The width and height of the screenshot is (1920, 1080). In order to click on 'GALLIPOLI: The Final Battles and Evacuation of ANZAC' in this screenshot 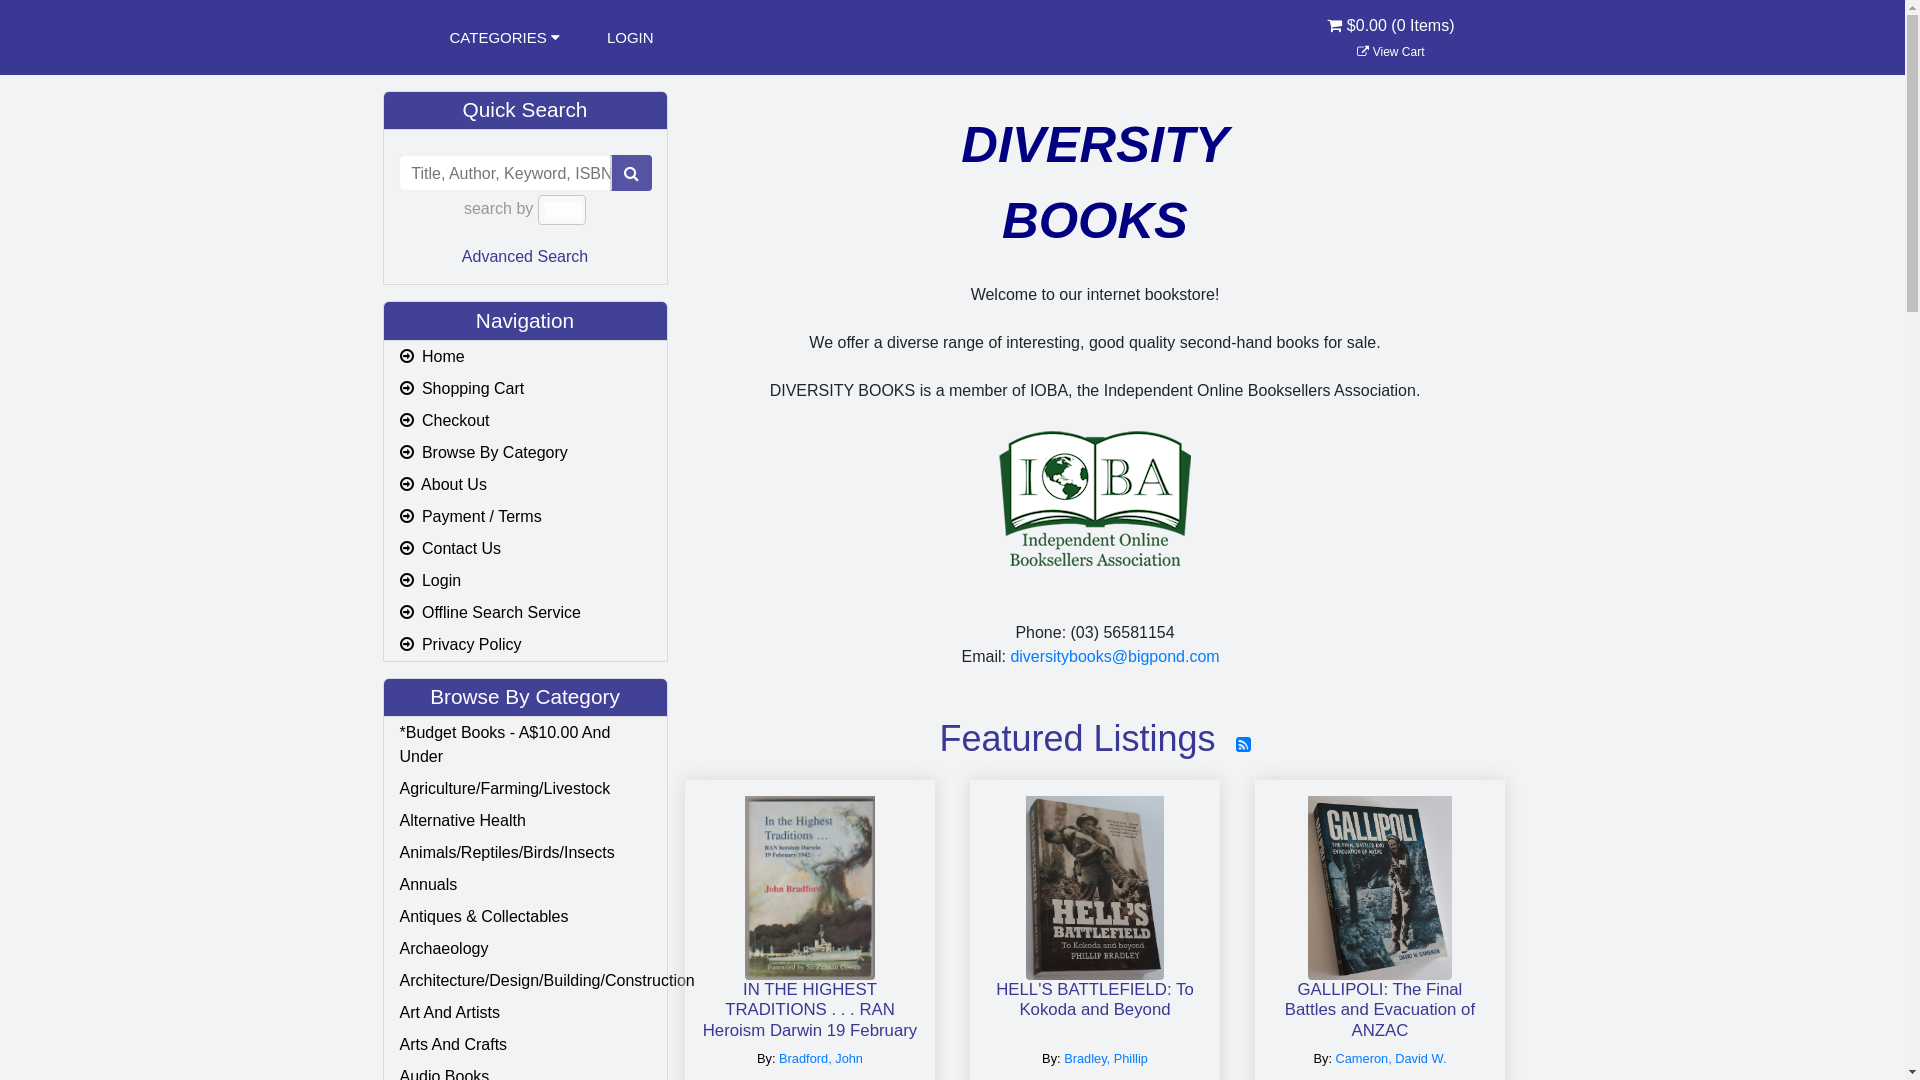, I will do `click(1379, 1010)`.